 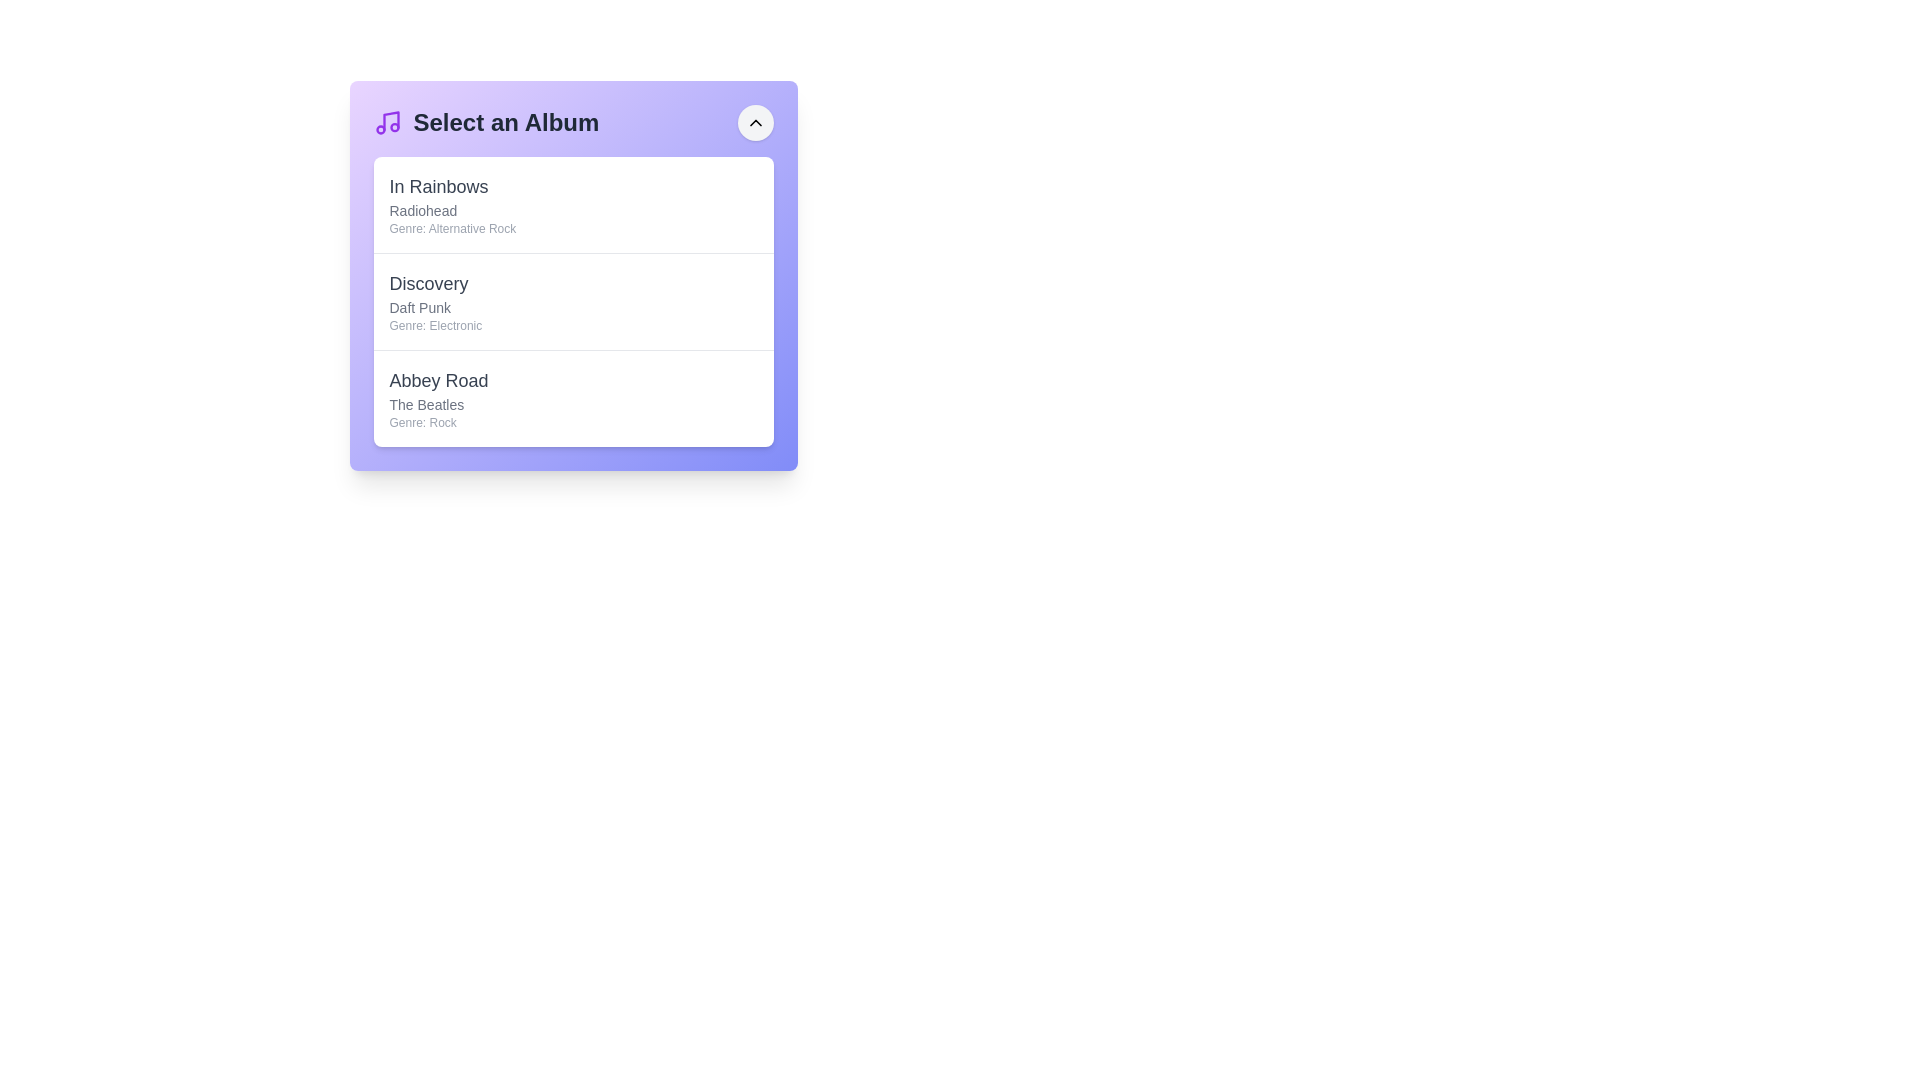 I want to click on the Text Label displaying 'Radiohead' in a smaller gray font, which is located directly under the title 'In Rainbows', so click(x=451, y=211).